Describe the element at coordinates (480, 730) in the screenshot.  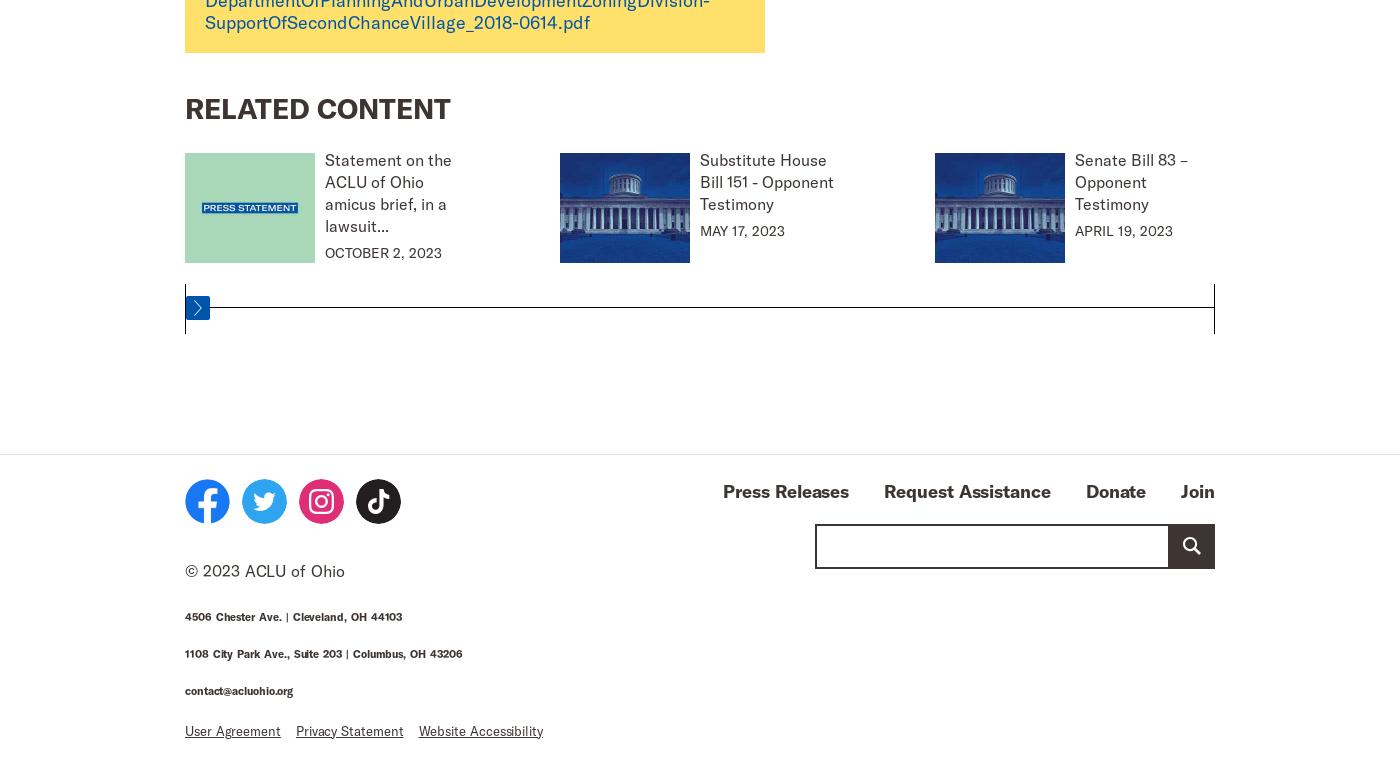
I see `'Website Accessibility'` at that location.